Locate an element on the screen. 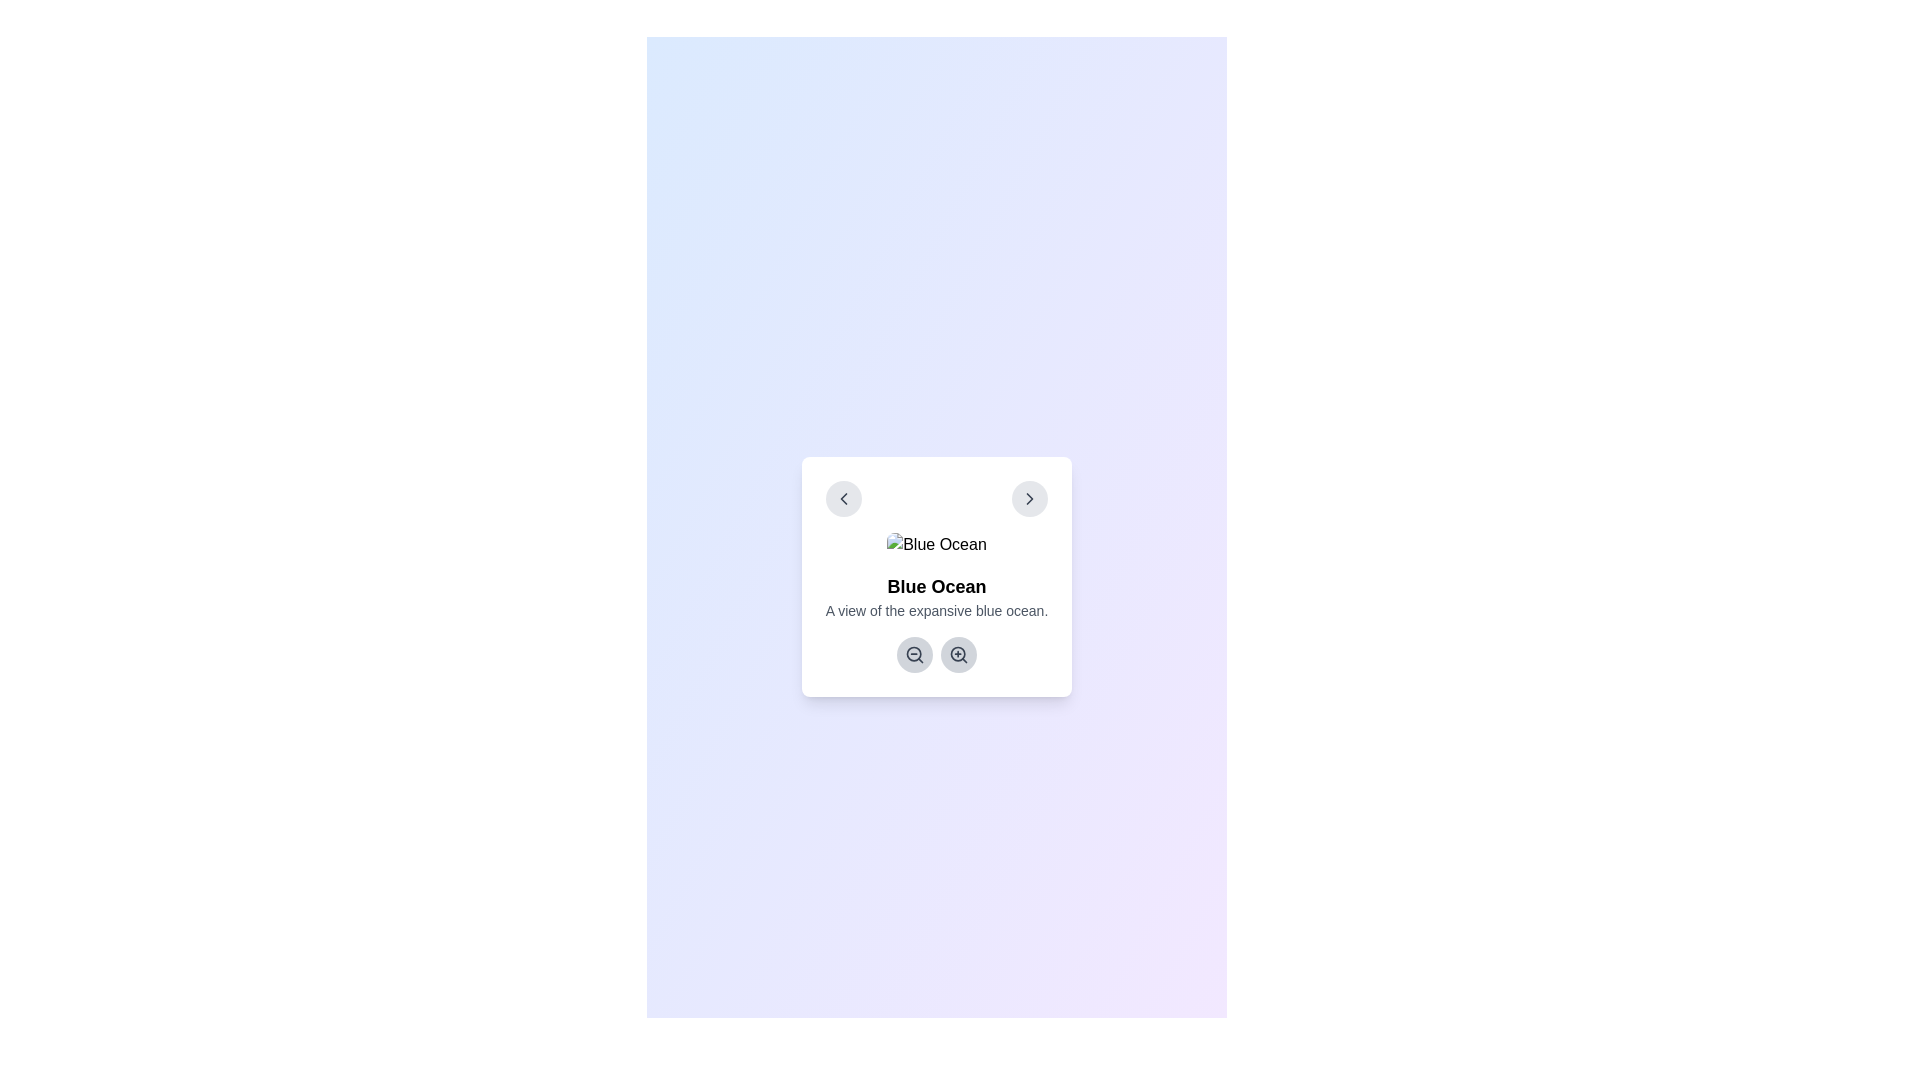  the left button of the zoom controls located below the descriptive text 'Blue Ocean' to zoom out is located at coordinates (935, 655).